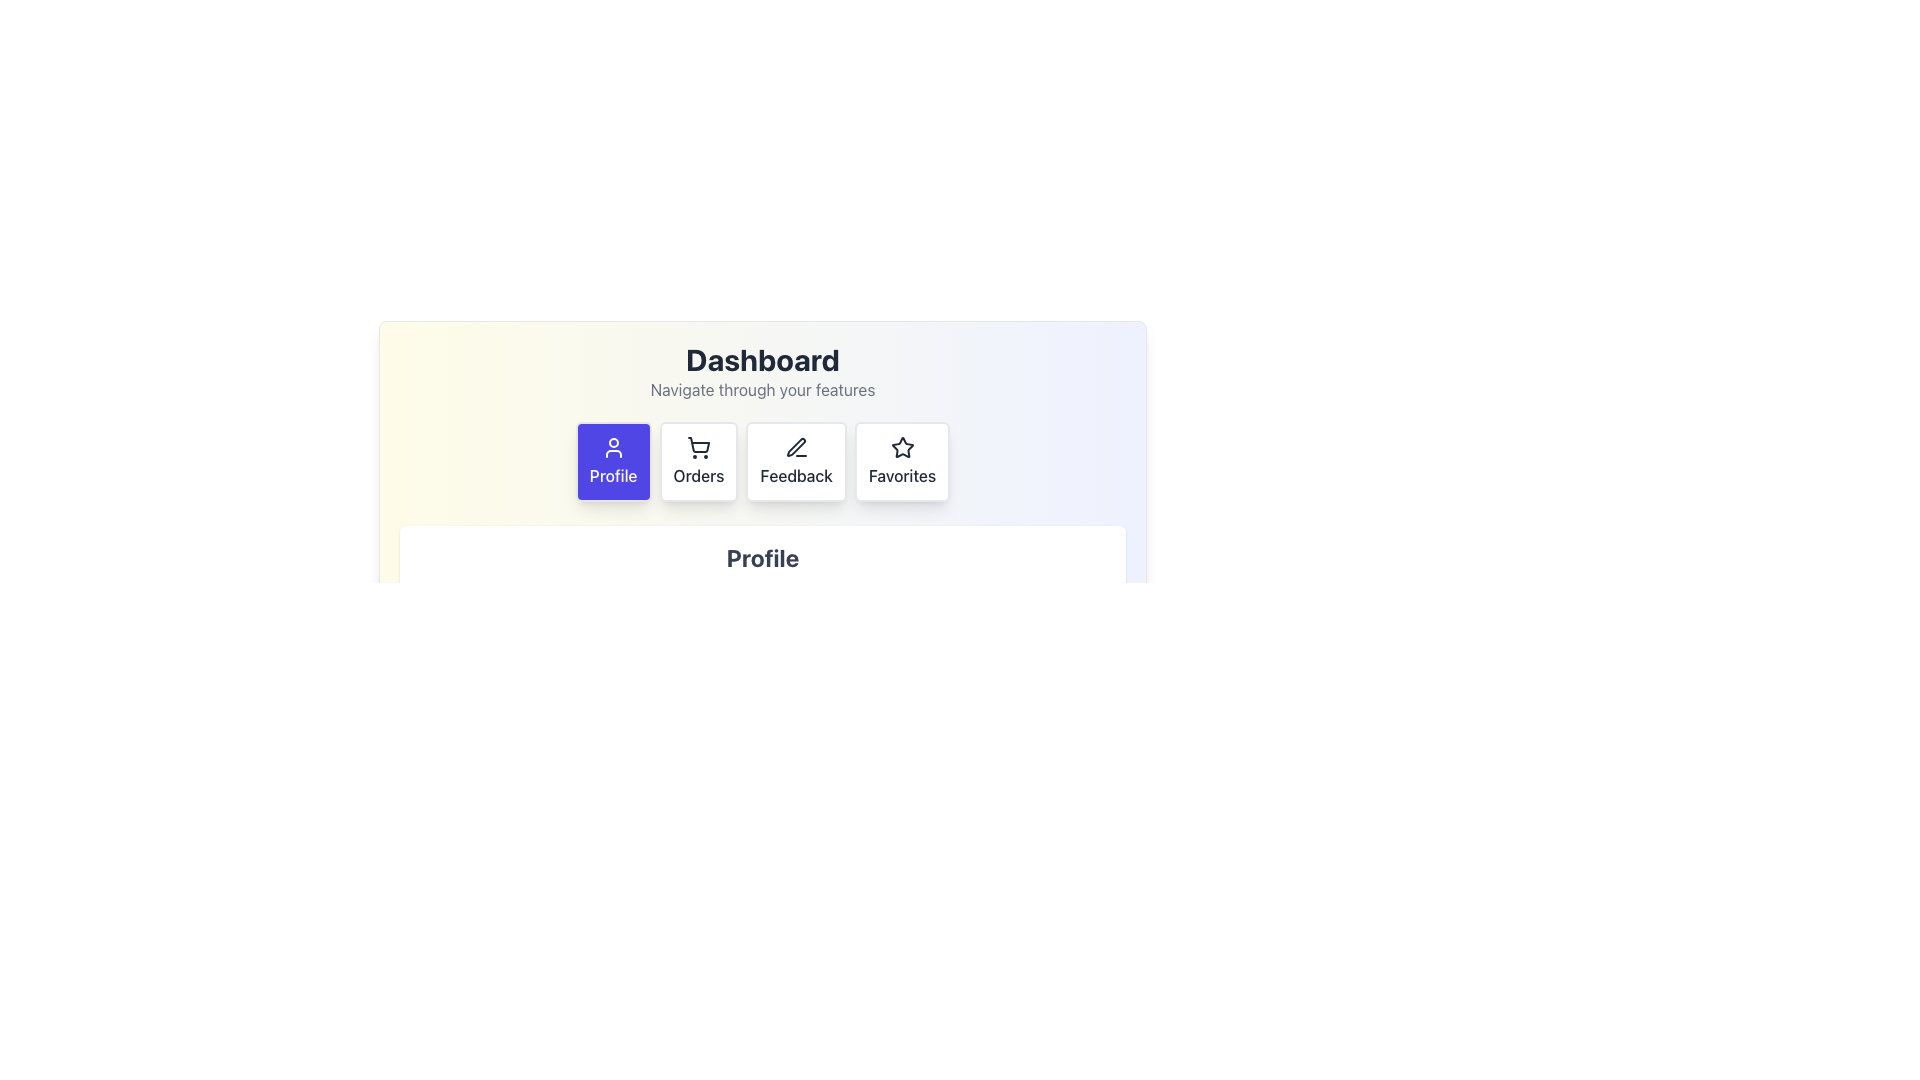 Image resolution: width=1920 pixels, height=1080 pixels. I want to click on the white rounded rectangular button labeled 'Orders' with a shopping cart icon, so click(698, 462).